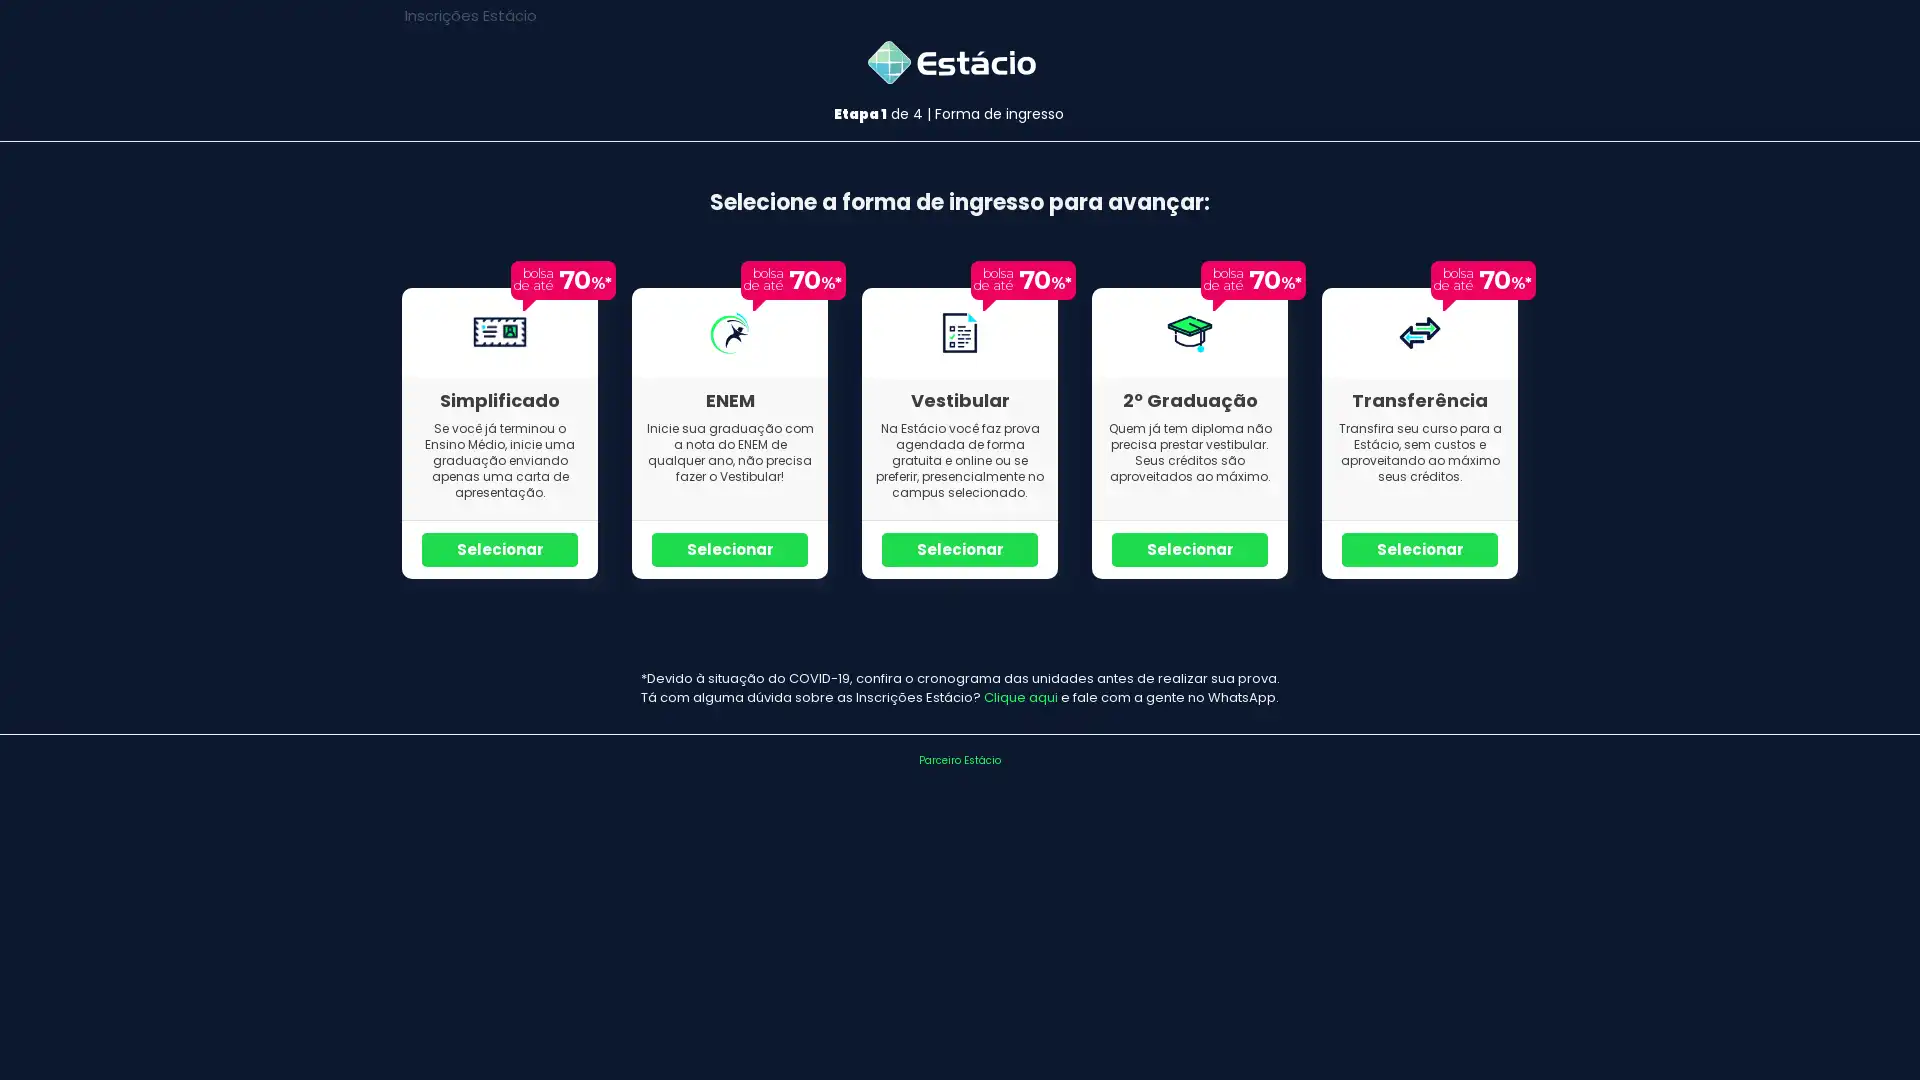 This screenshot has height=1080, width=1920. Describe the element at coordinates (960, 548) in the screenshot. I see `Selecionar` at that location.